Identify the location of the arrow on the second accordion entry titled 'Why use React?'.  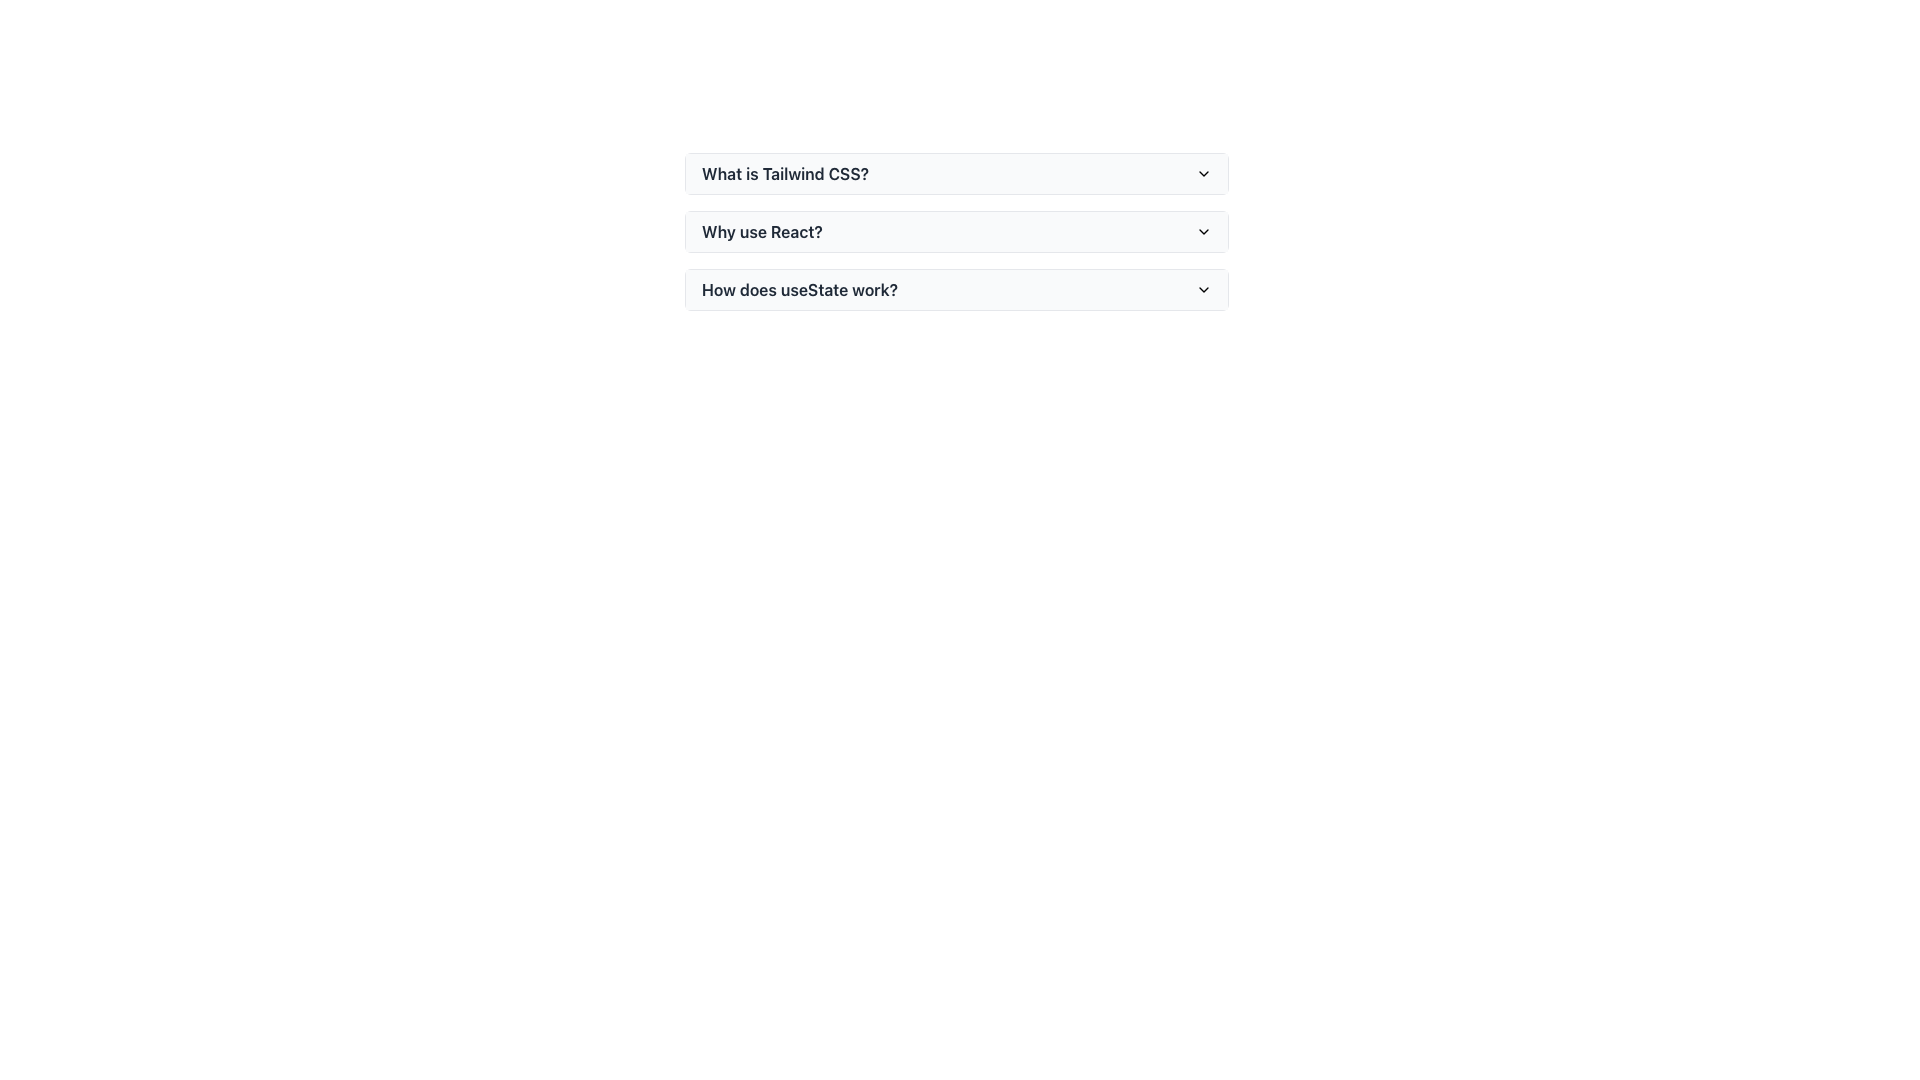
(955, 238).